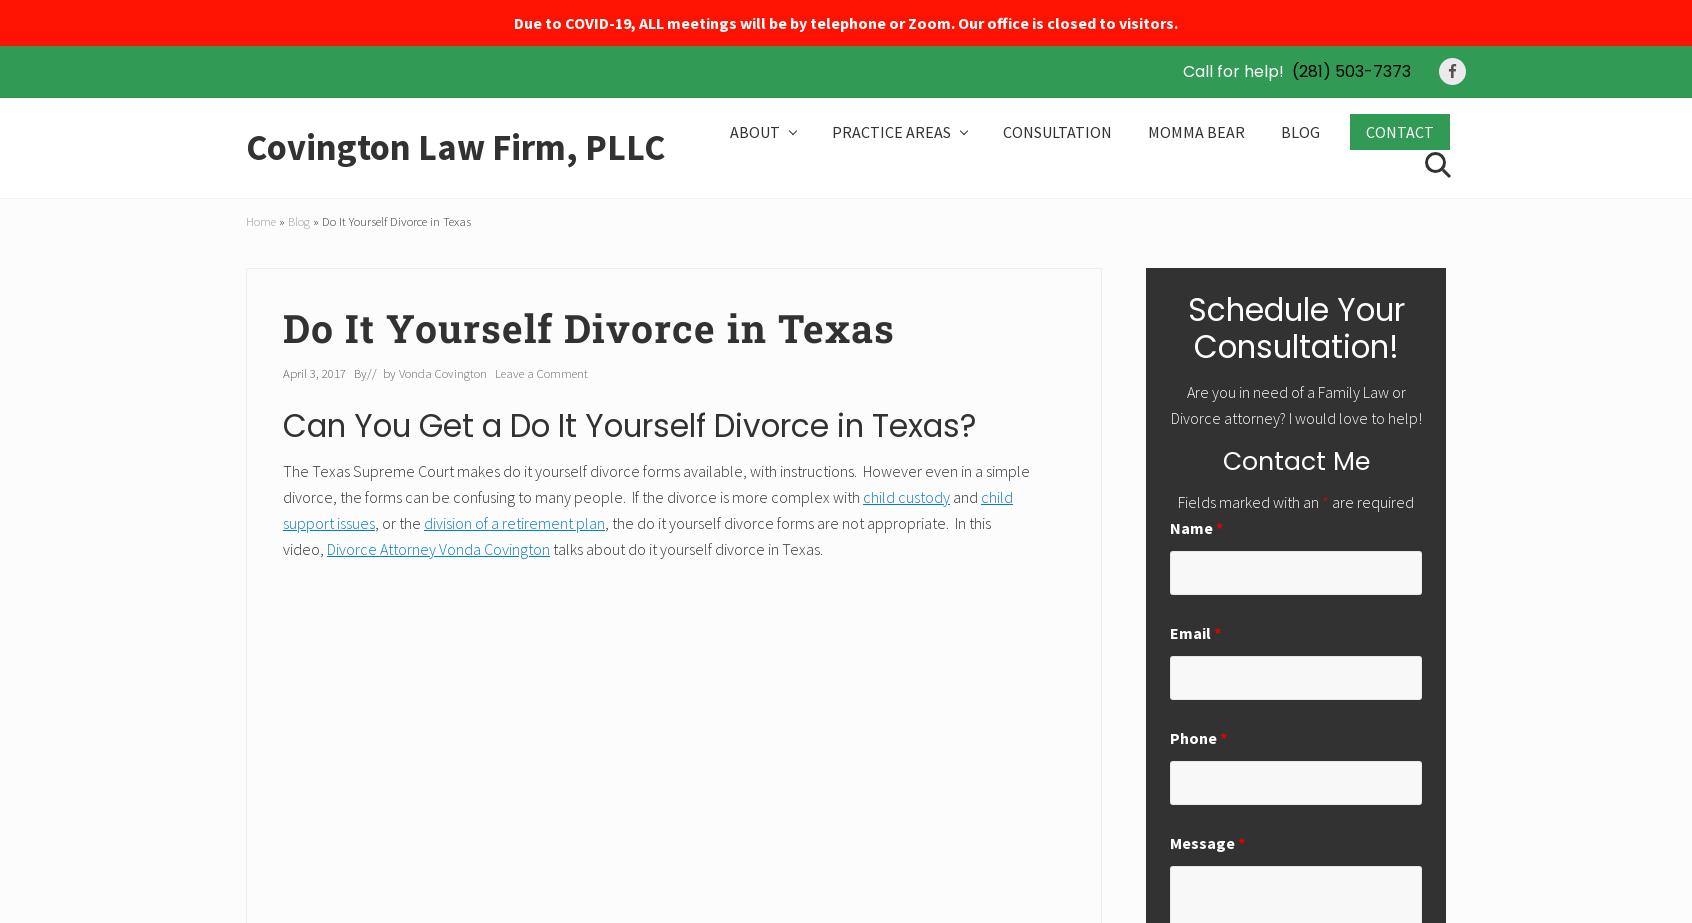  Describe the element at coordinates (1169, 403) in the screenshot. I see `'Are you in need of a Family Law or Divorce attorney? I would love to help!'` at that location.